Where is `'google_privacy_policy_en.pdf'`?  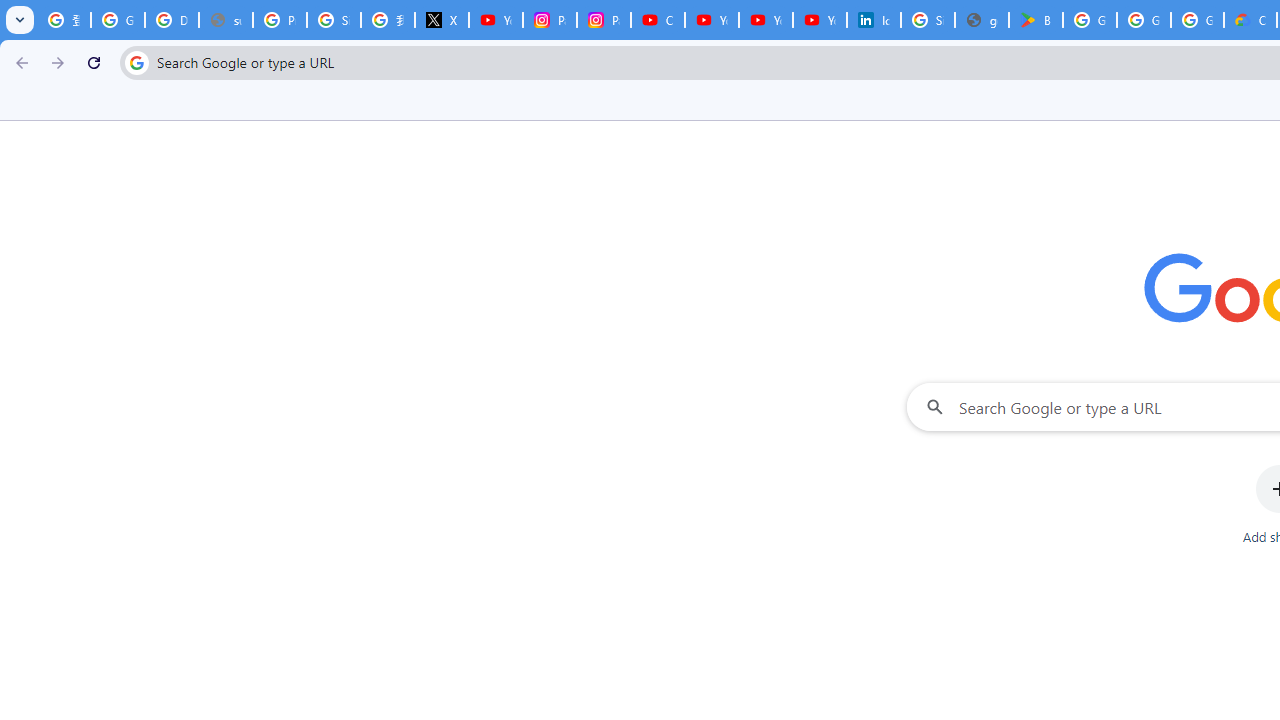 'google_privacy_policy_en.pdf' is located at coordinates (981, 20).